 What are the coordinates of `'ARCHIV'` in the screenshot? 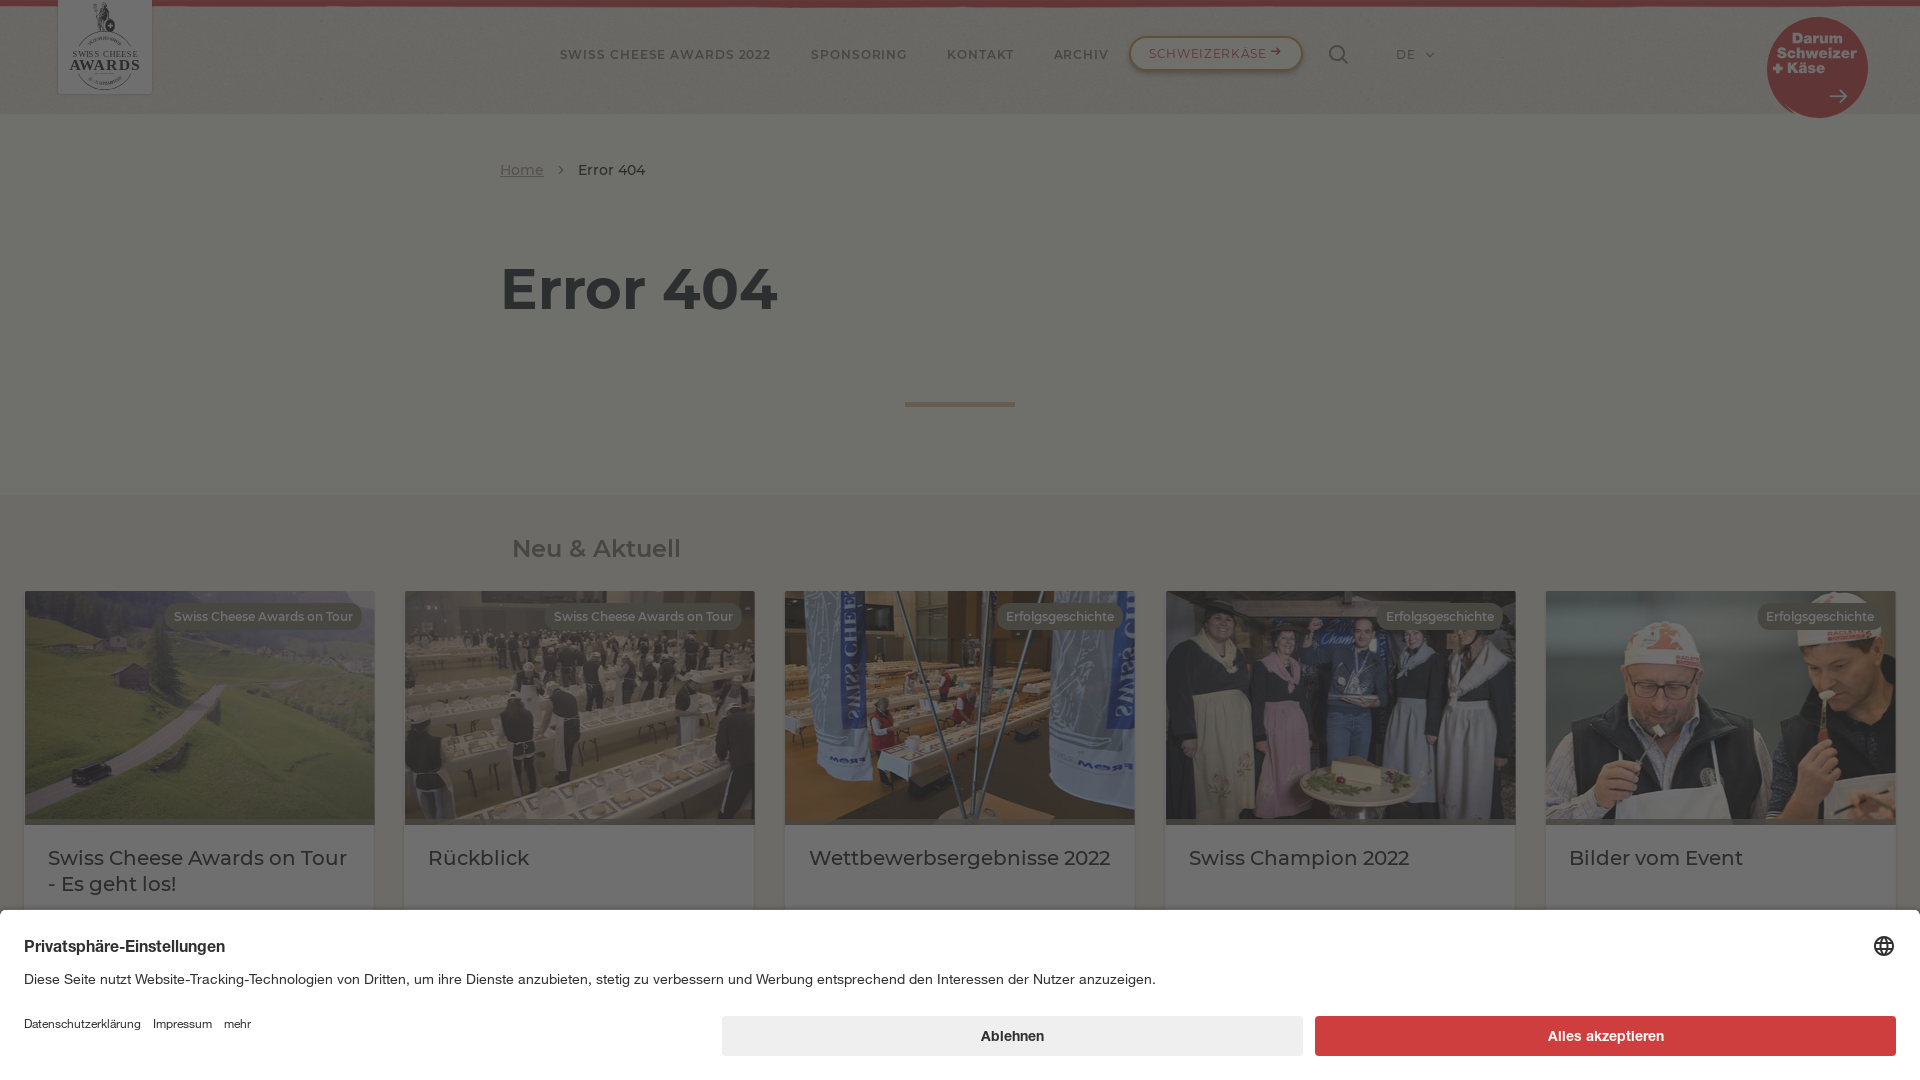 It's located at (1080, 53).